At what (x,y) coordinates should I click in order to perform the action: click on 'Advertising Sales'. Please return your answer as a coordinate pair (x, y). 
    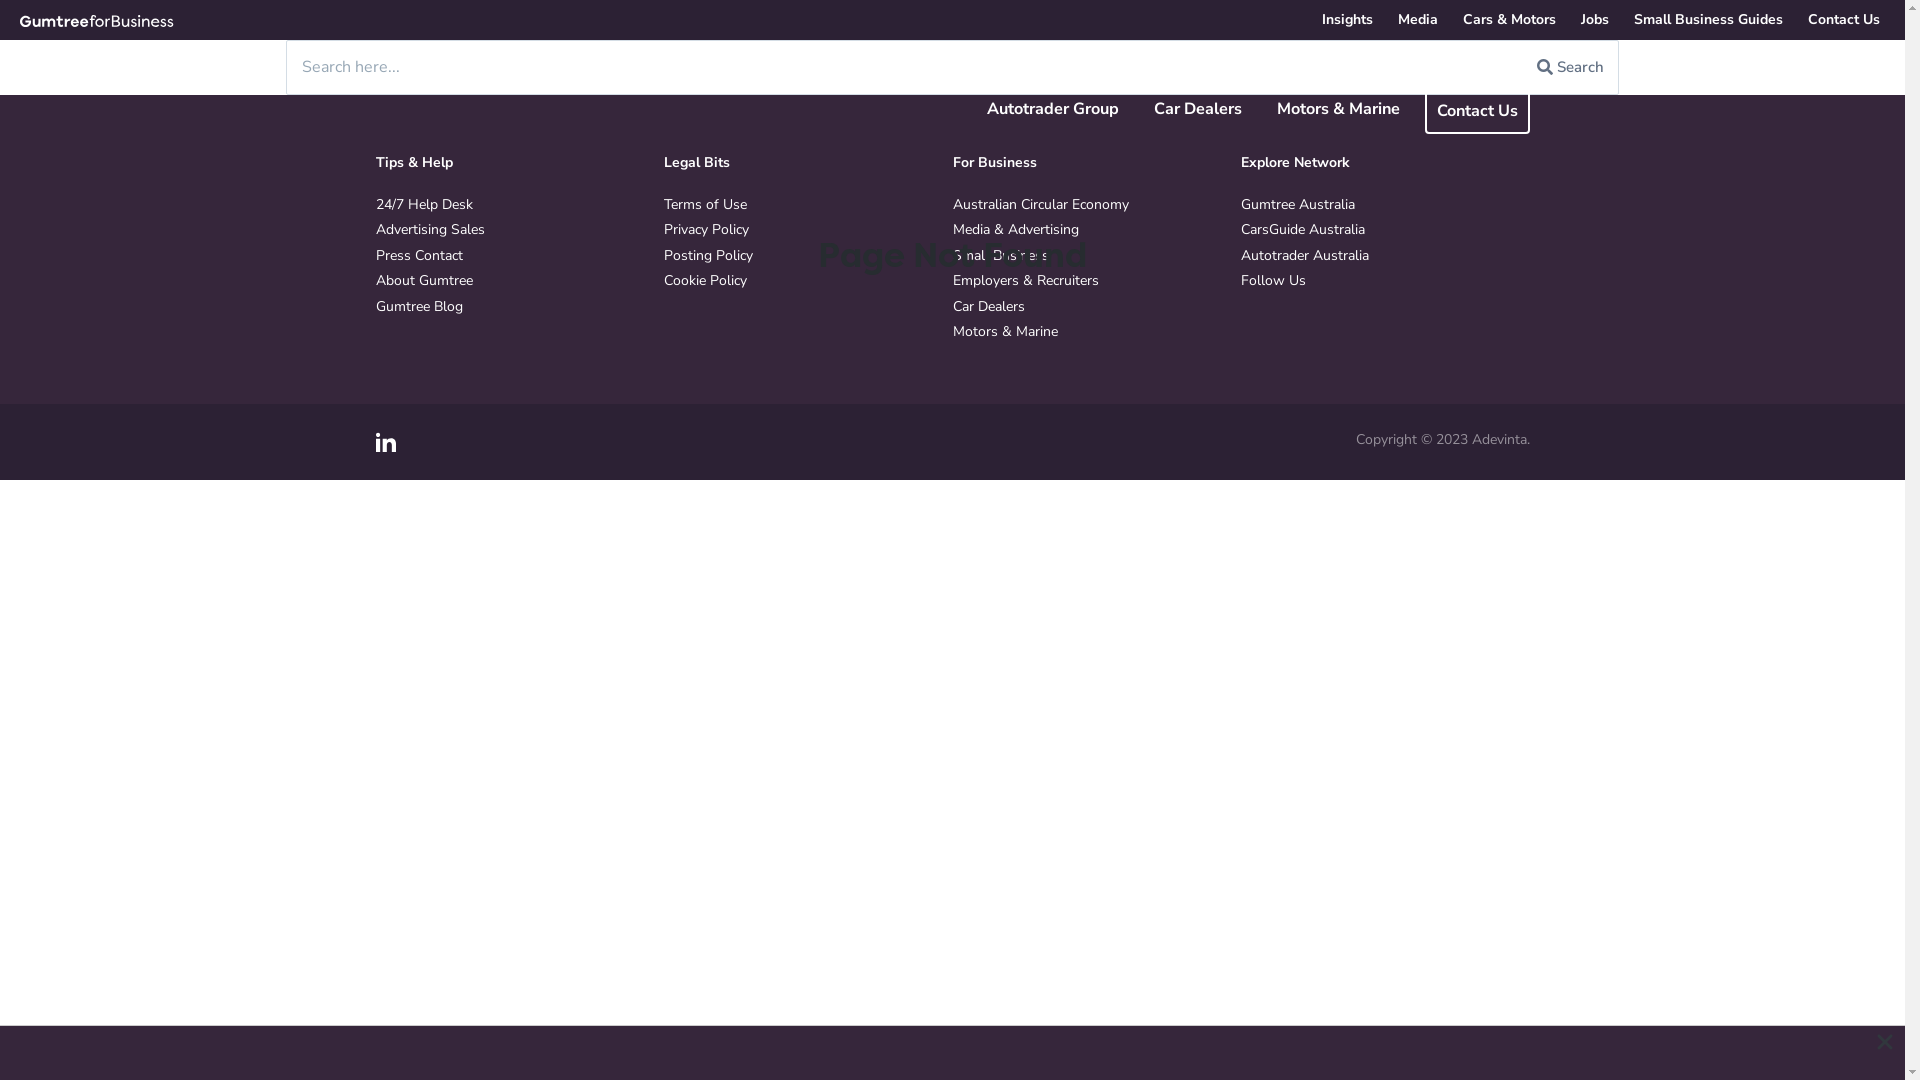
    Looking at the image, I should click on (429, 228).